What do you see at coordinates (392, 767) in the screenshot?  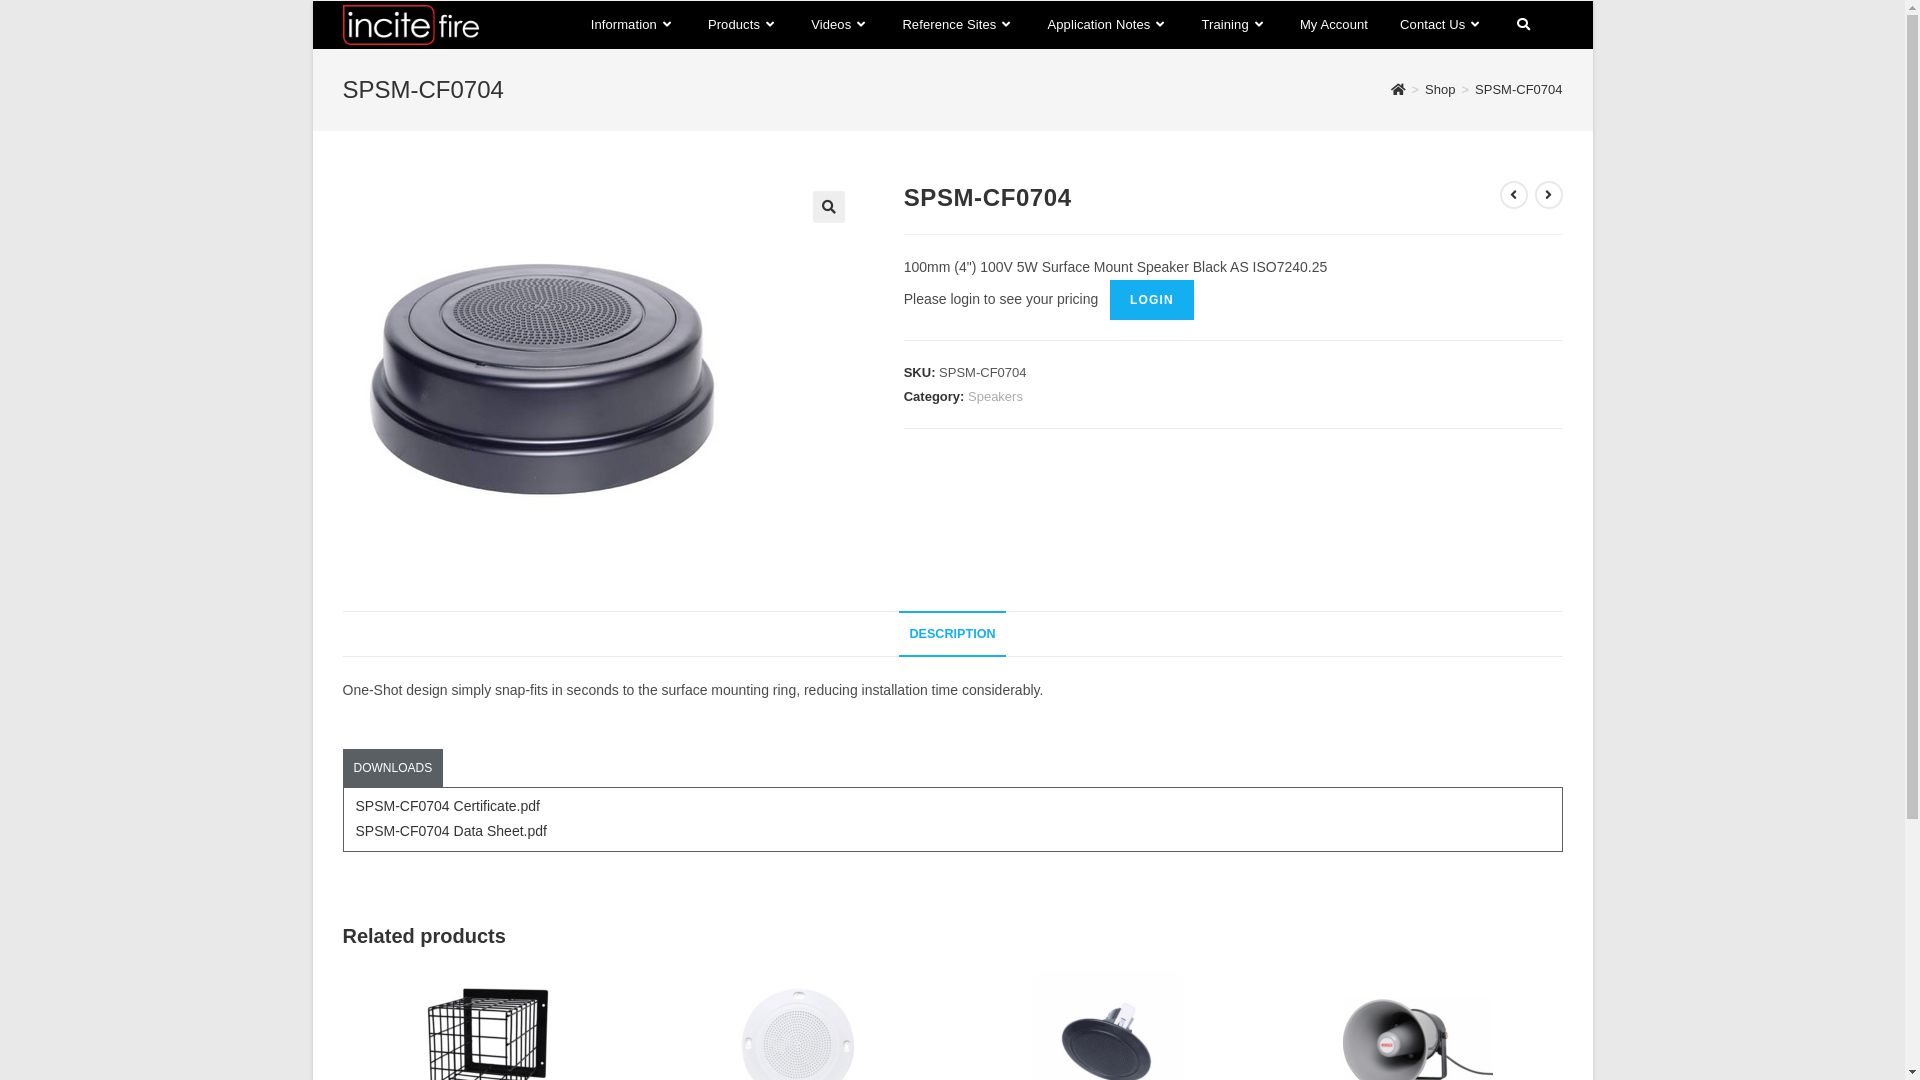 I see `'DOWNLOADS'` at bounding box center [392, 767].